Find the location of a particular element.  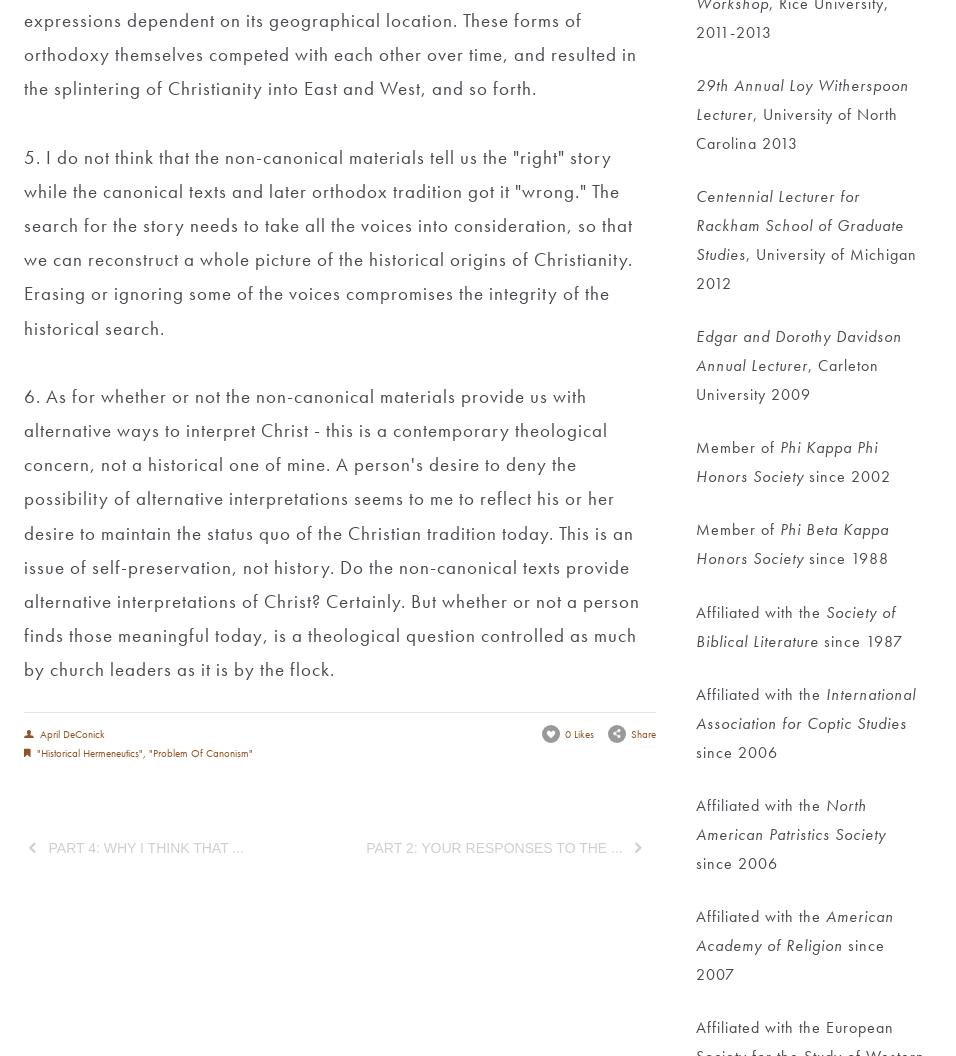

'"Problem of Canonism"' is located at coordinates (147, 752).